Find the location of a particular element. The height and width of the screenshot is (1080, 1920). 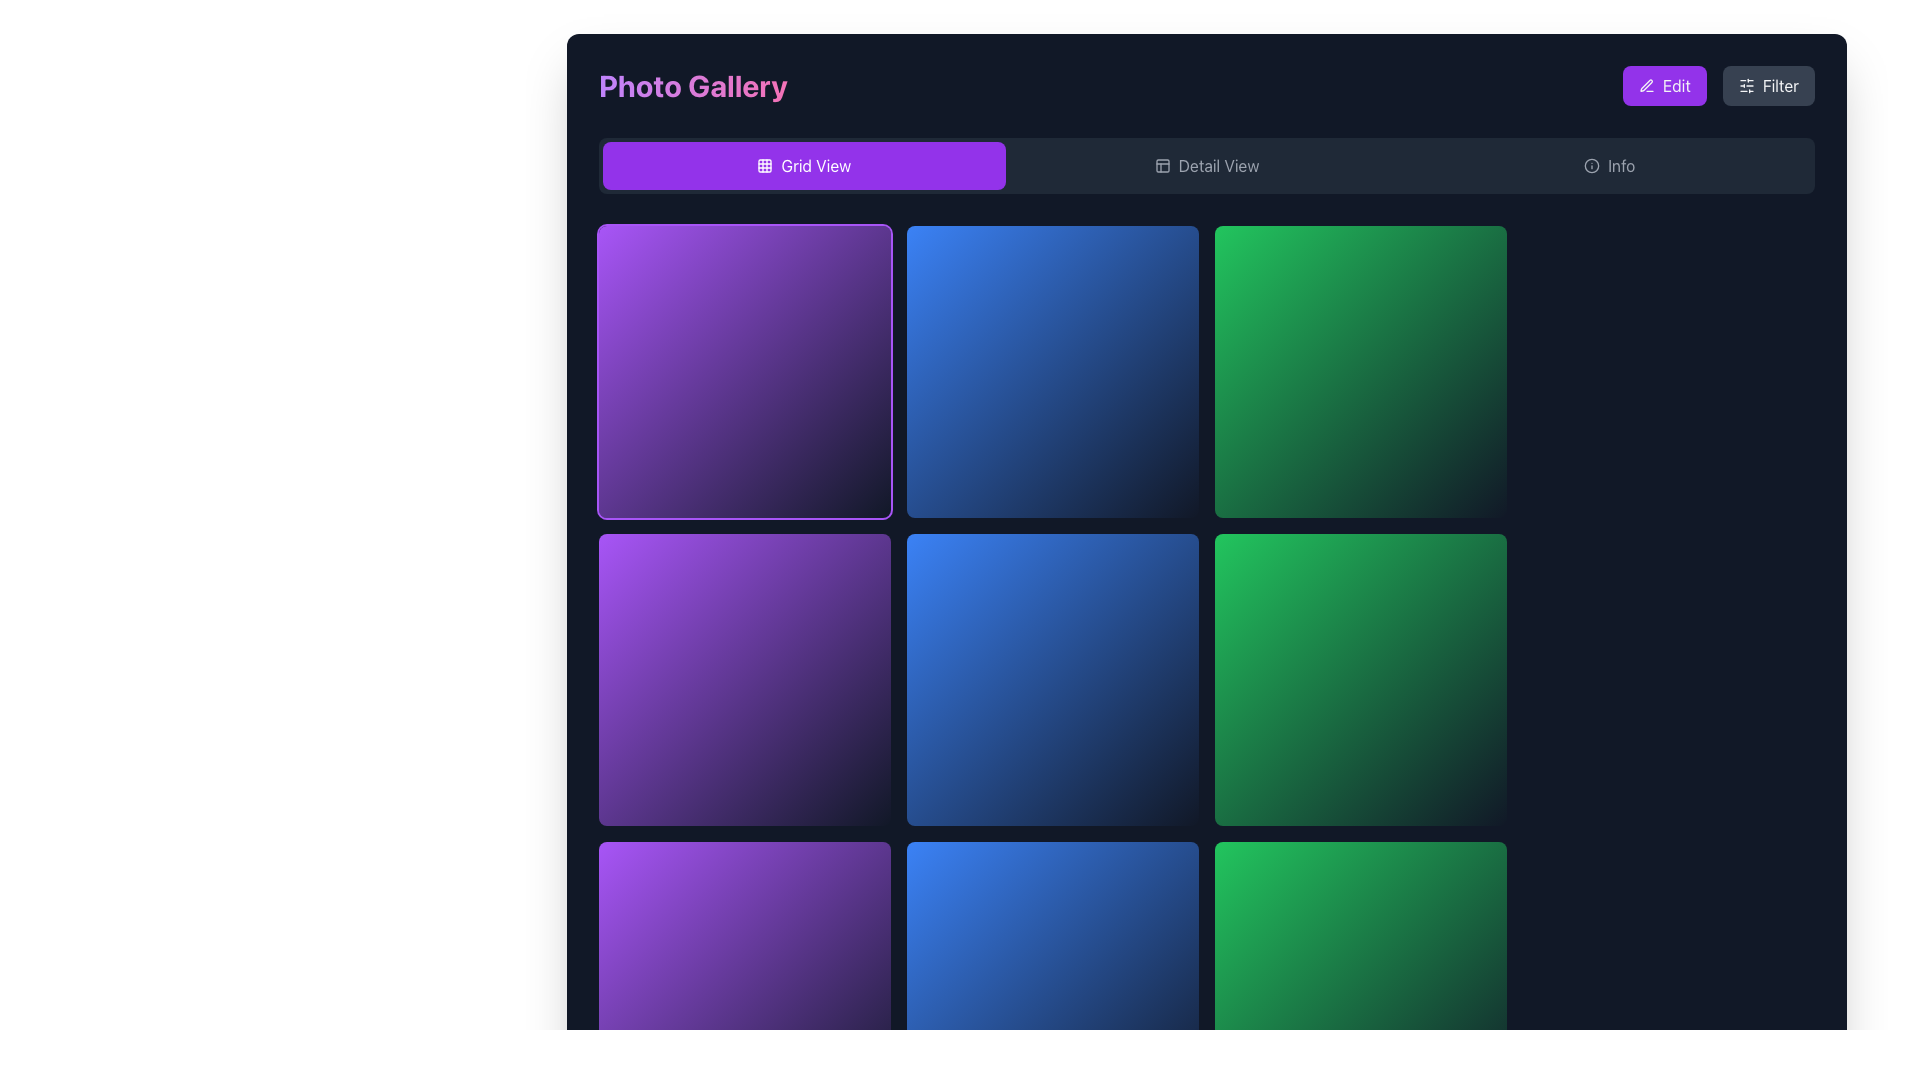

the clickable grid item or card component with a purple-to-indigo gradient background located in the second cell of the second row to trigger the group-hover style effect is located at coordinates (743, 678).